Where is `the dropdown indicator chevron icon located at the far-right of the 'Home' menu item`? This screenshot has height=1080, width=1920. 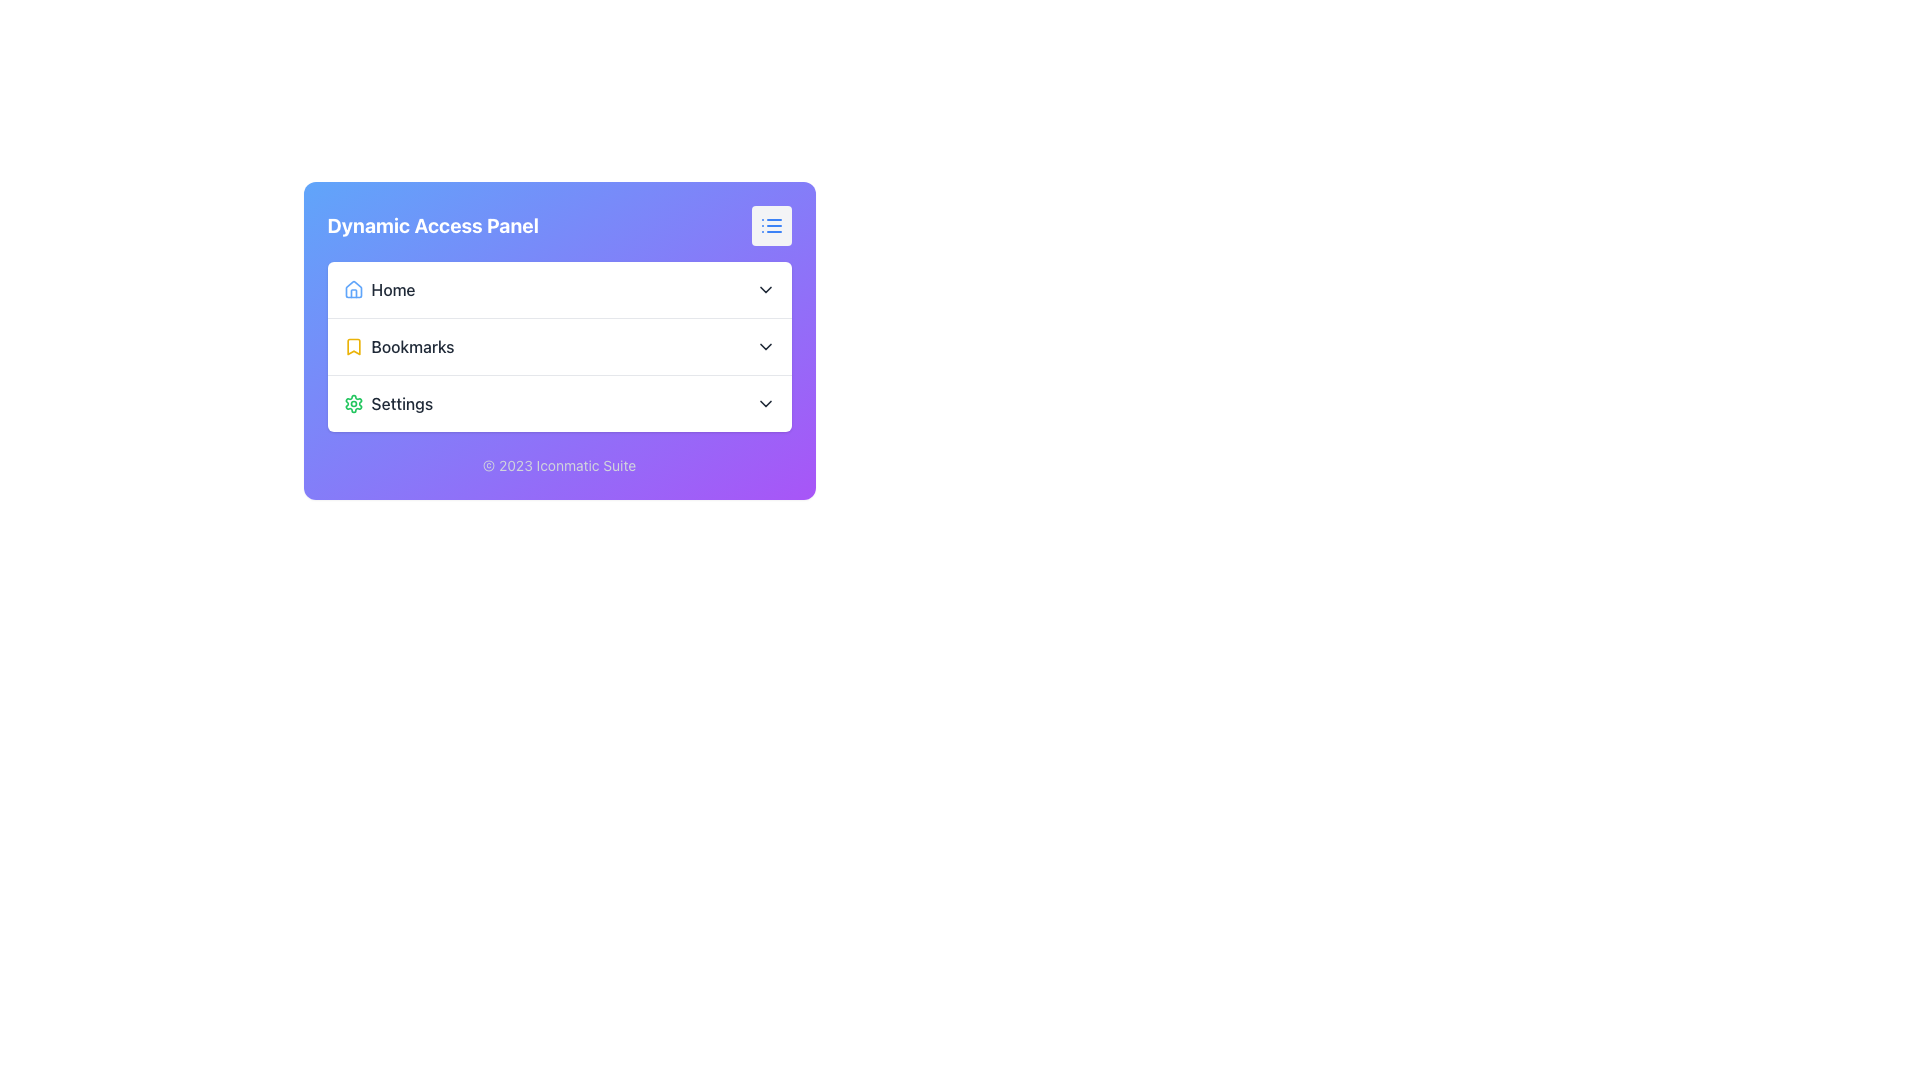
the dropdown indicator chevron icon located at the far-right of the 'Home' menu item is located at coordinates (764, 289).